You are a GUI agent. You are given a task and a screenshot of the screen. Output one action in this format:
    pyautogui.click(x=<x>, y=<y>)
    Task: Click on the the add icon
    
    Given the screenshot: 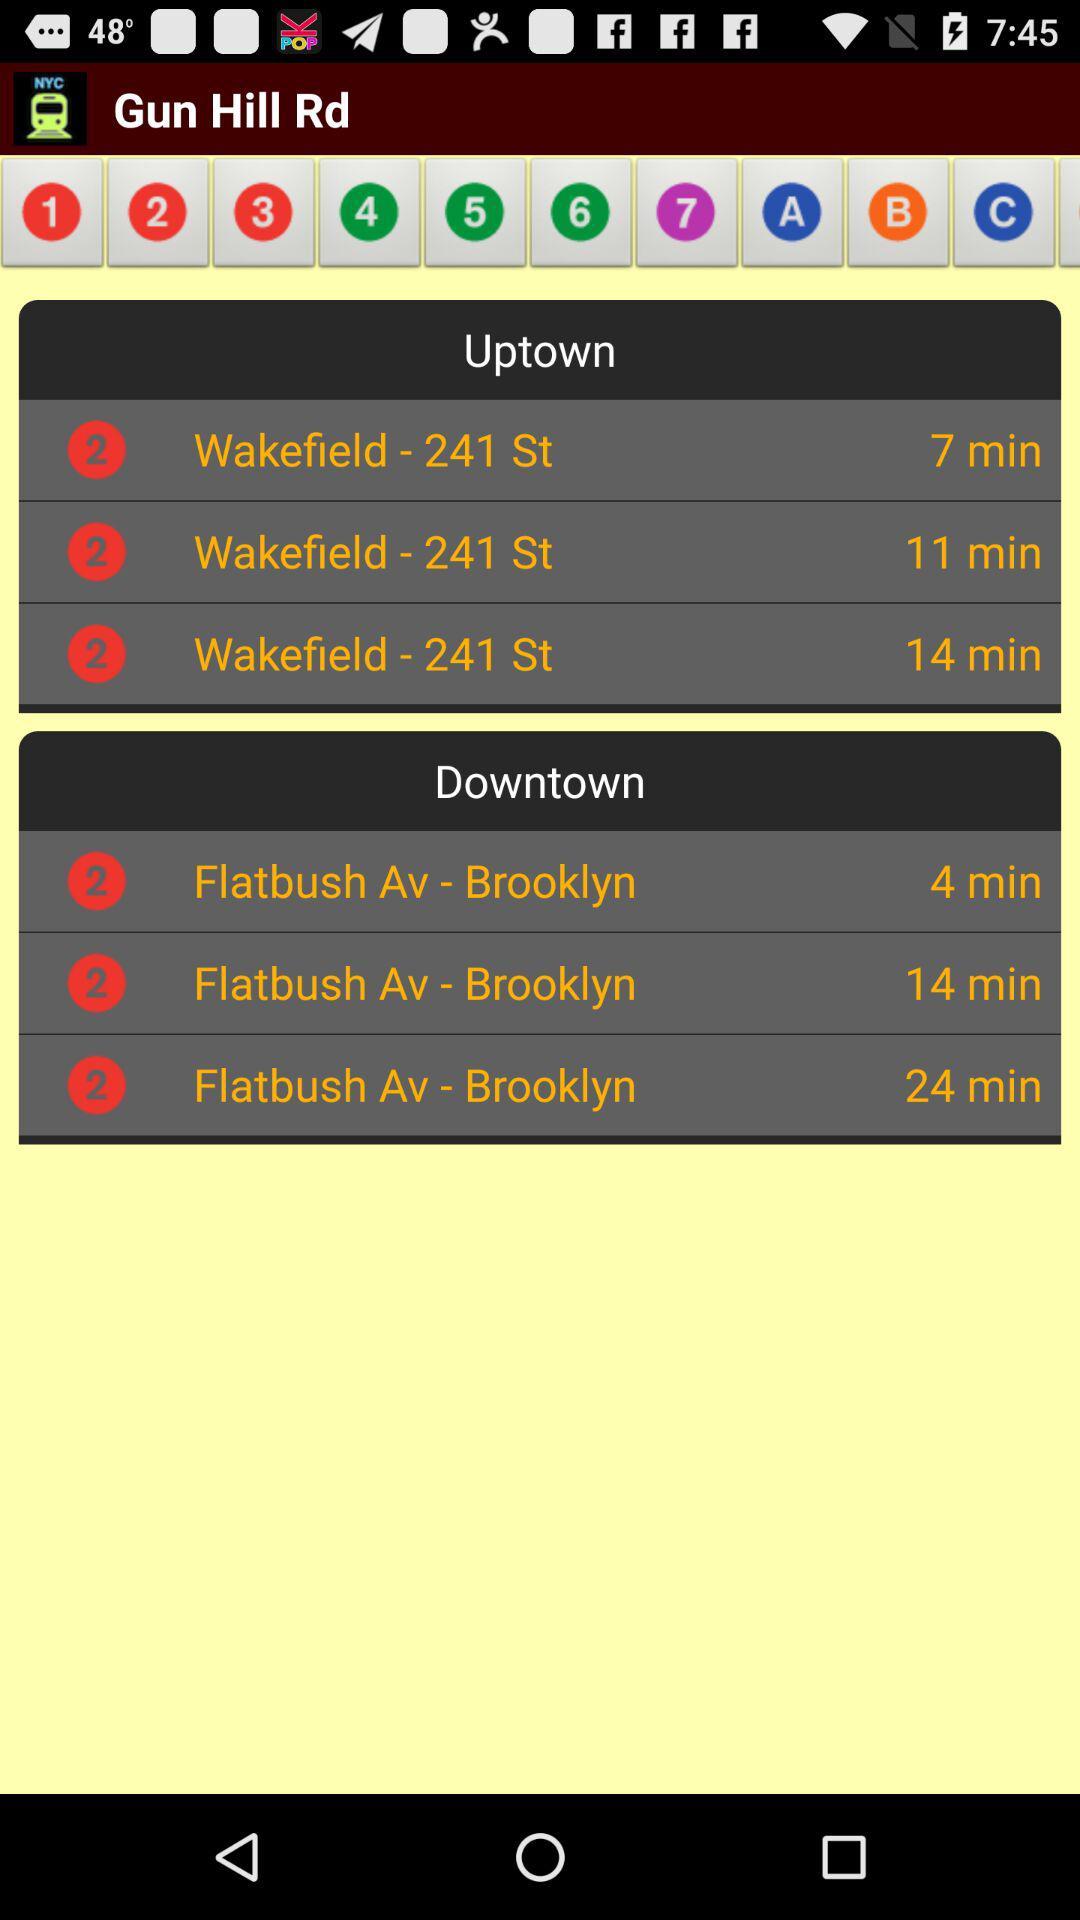 What is the action you would take?
    pyautogui.click(x=475, y=233)
    